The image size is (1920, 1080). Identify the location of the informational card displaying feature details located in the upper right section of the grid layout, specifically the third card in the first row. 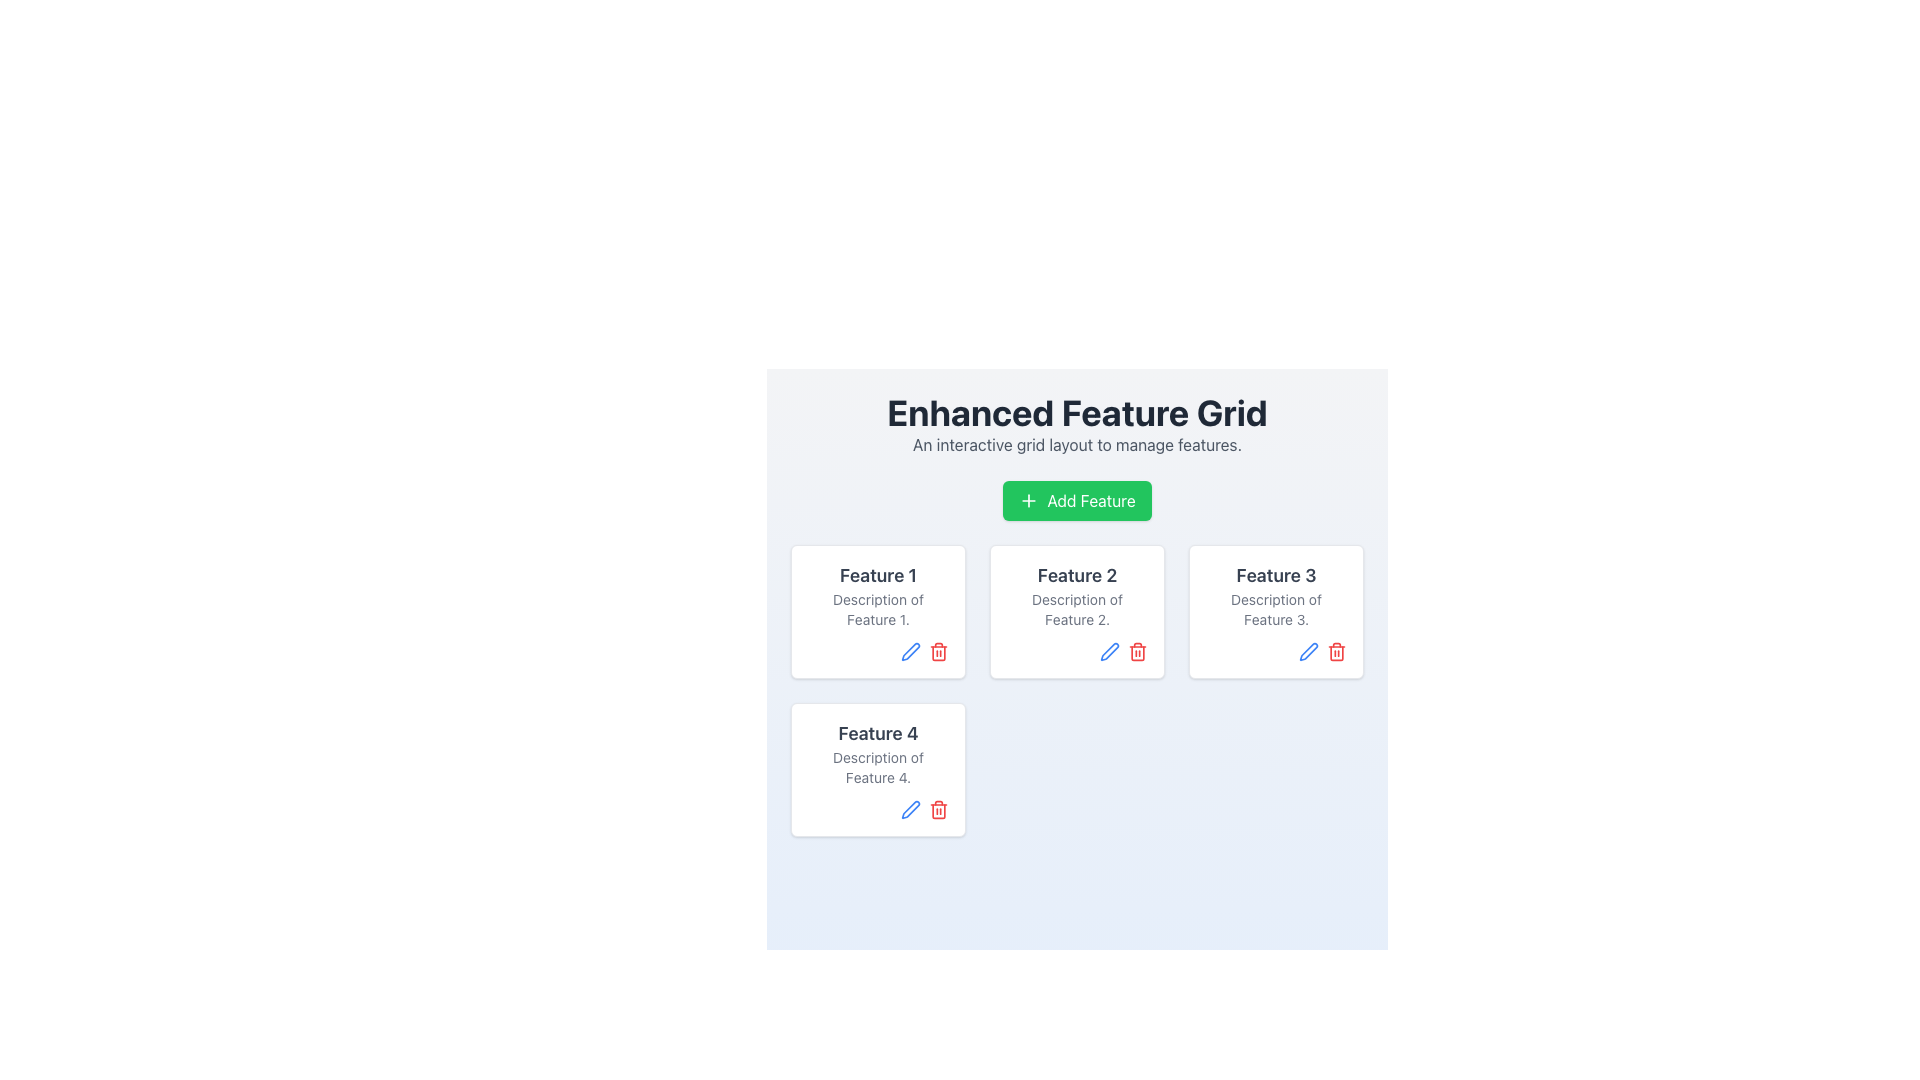
(1275, 611).